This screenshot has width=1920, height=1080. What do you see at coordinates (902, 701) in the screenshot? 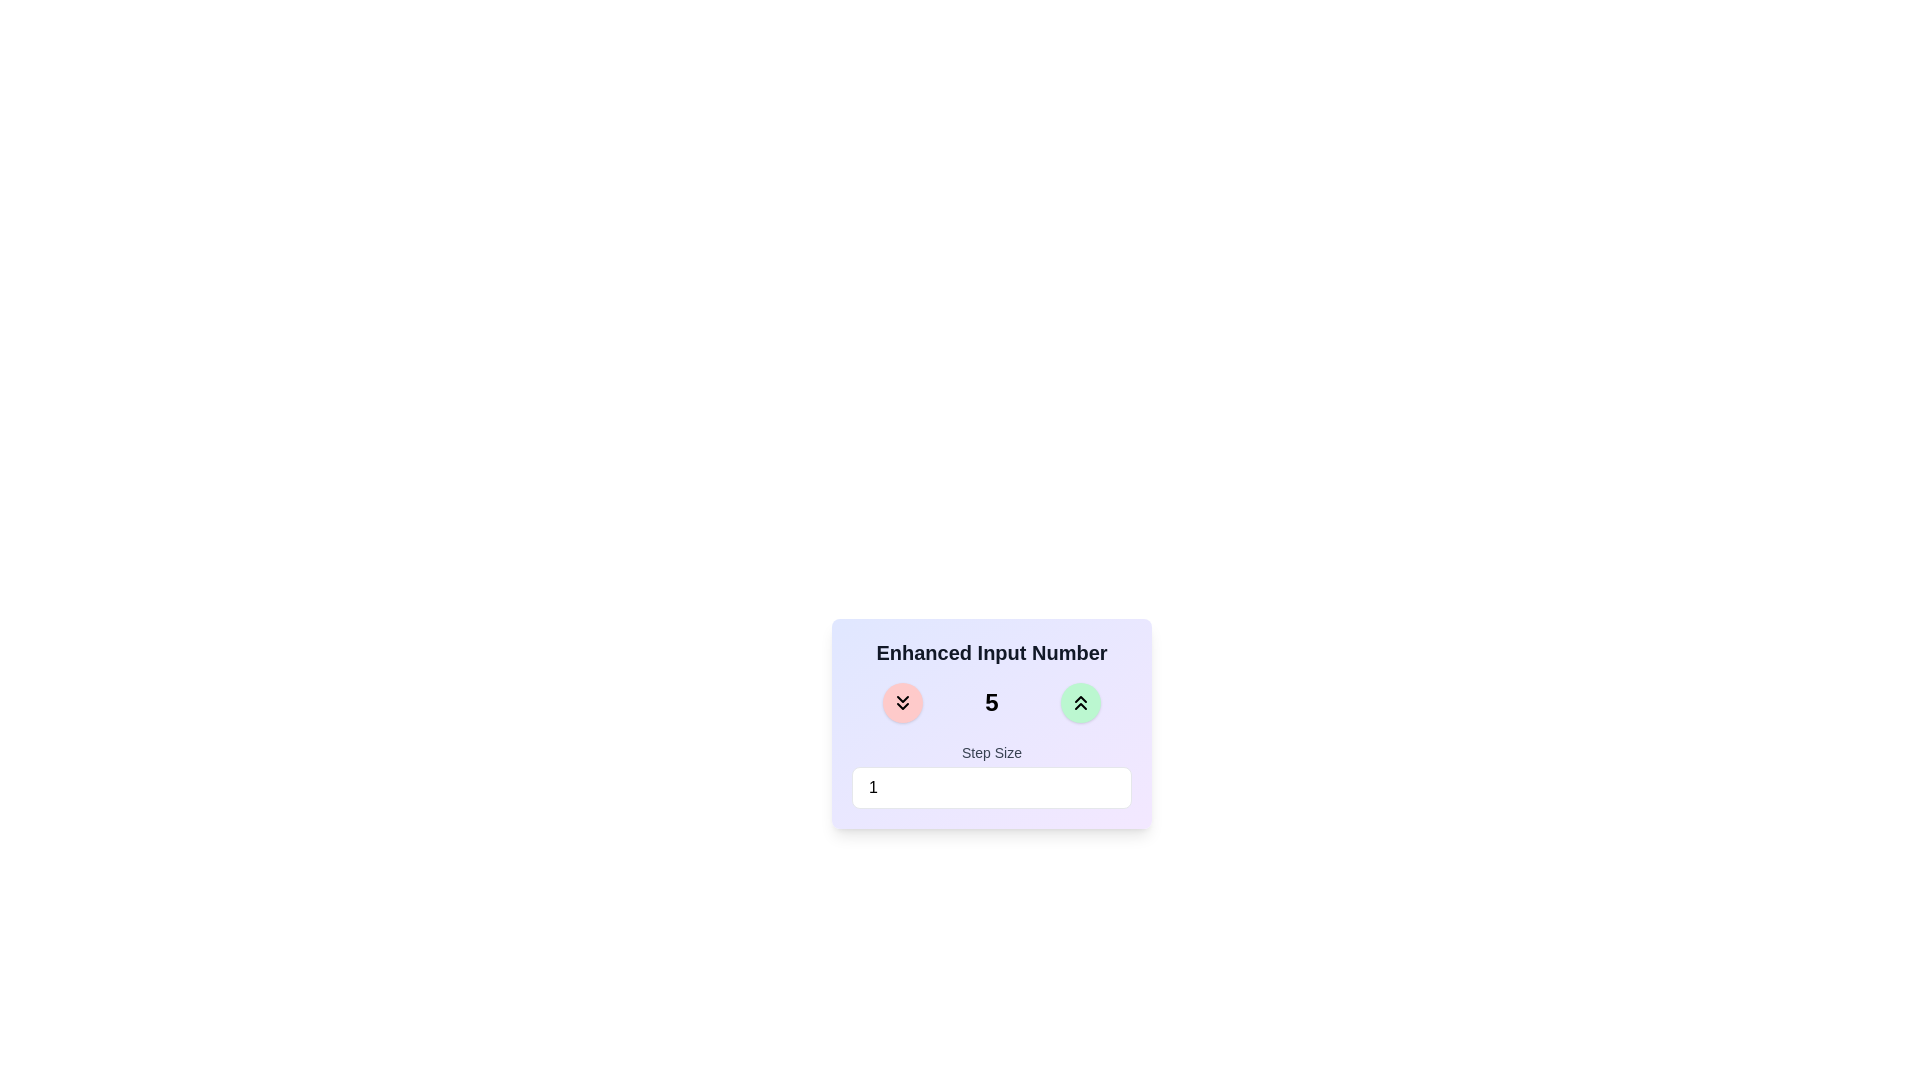
I see `and activate the Icon button represented by a double downward chevron inside a red circular button located on the top-left of the 'Enhanced Input Number' panel` at bounding box center [902, 701].